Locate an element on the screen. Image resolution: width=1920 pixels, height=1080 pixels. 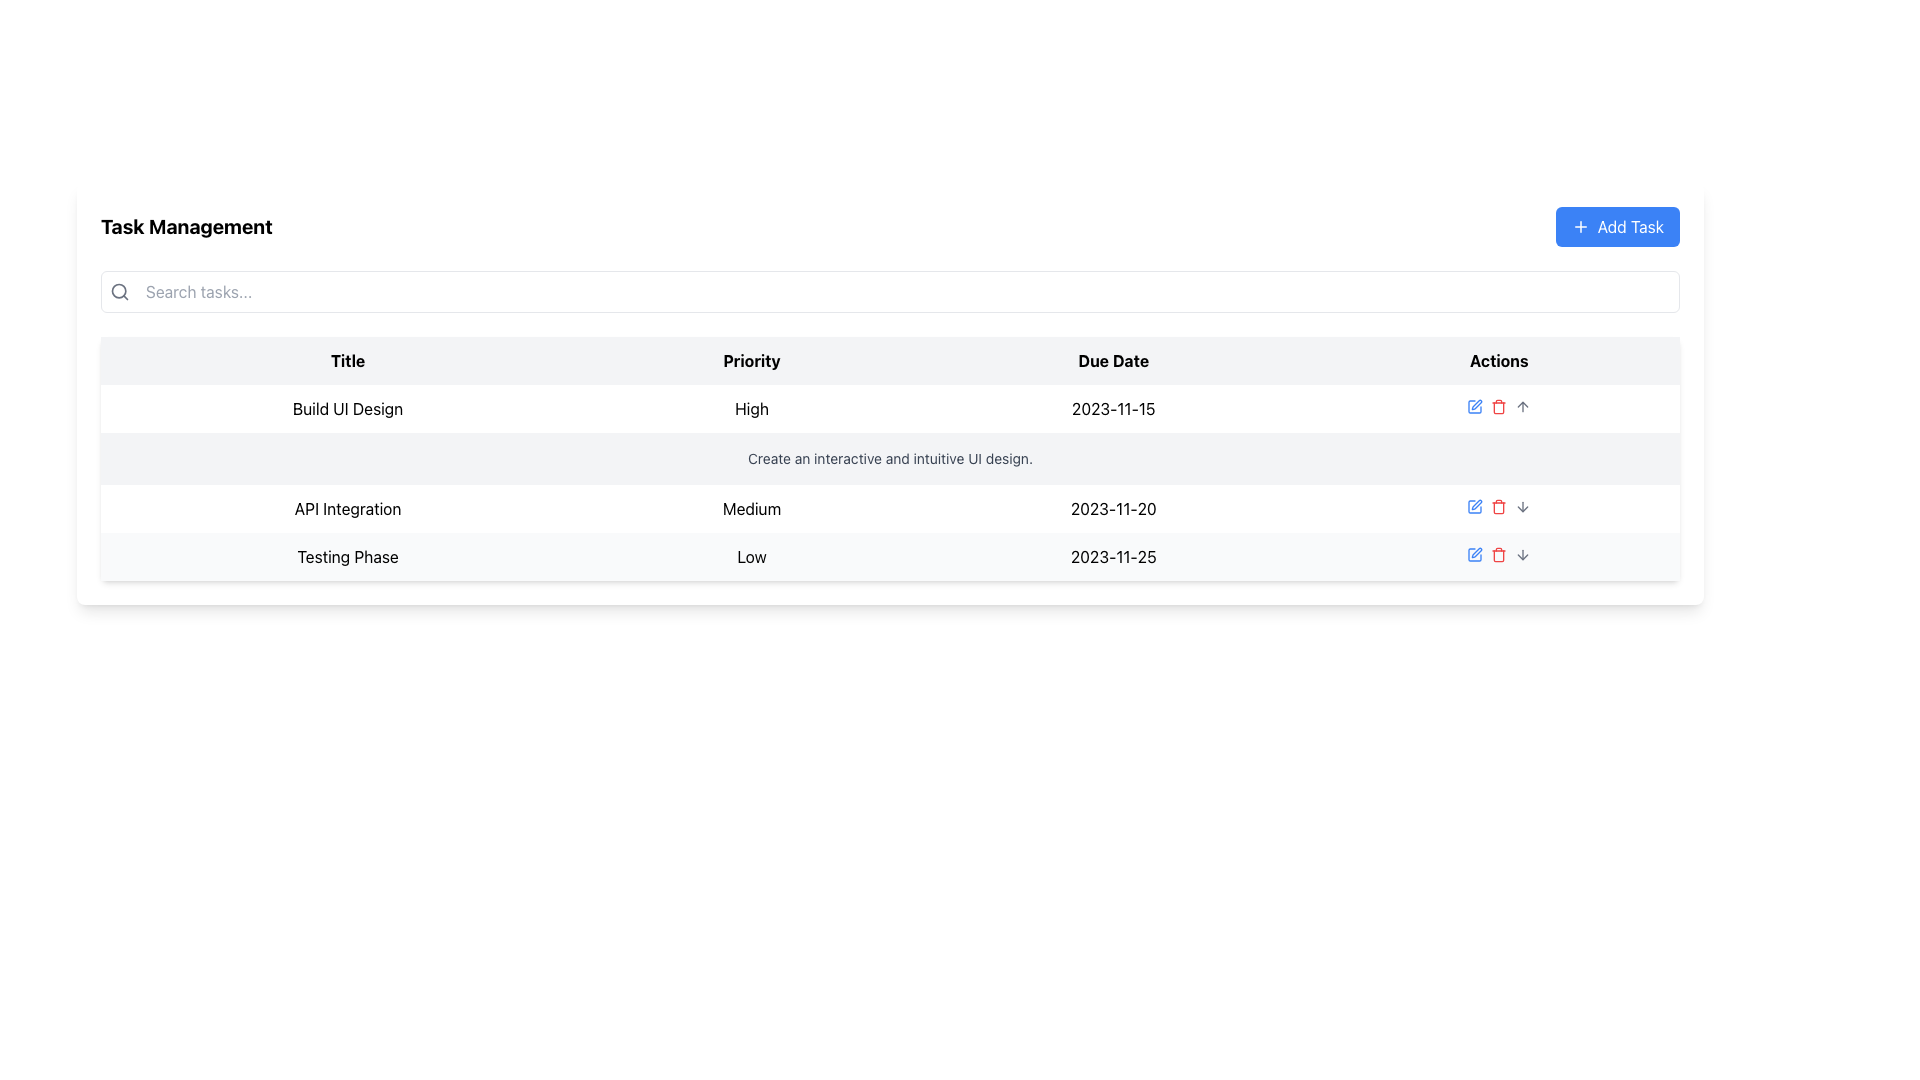
the small plus sign icon located to the left of the 'Add Task' text on the blue button in the top-right corner is located at coordinates (1579, 226).